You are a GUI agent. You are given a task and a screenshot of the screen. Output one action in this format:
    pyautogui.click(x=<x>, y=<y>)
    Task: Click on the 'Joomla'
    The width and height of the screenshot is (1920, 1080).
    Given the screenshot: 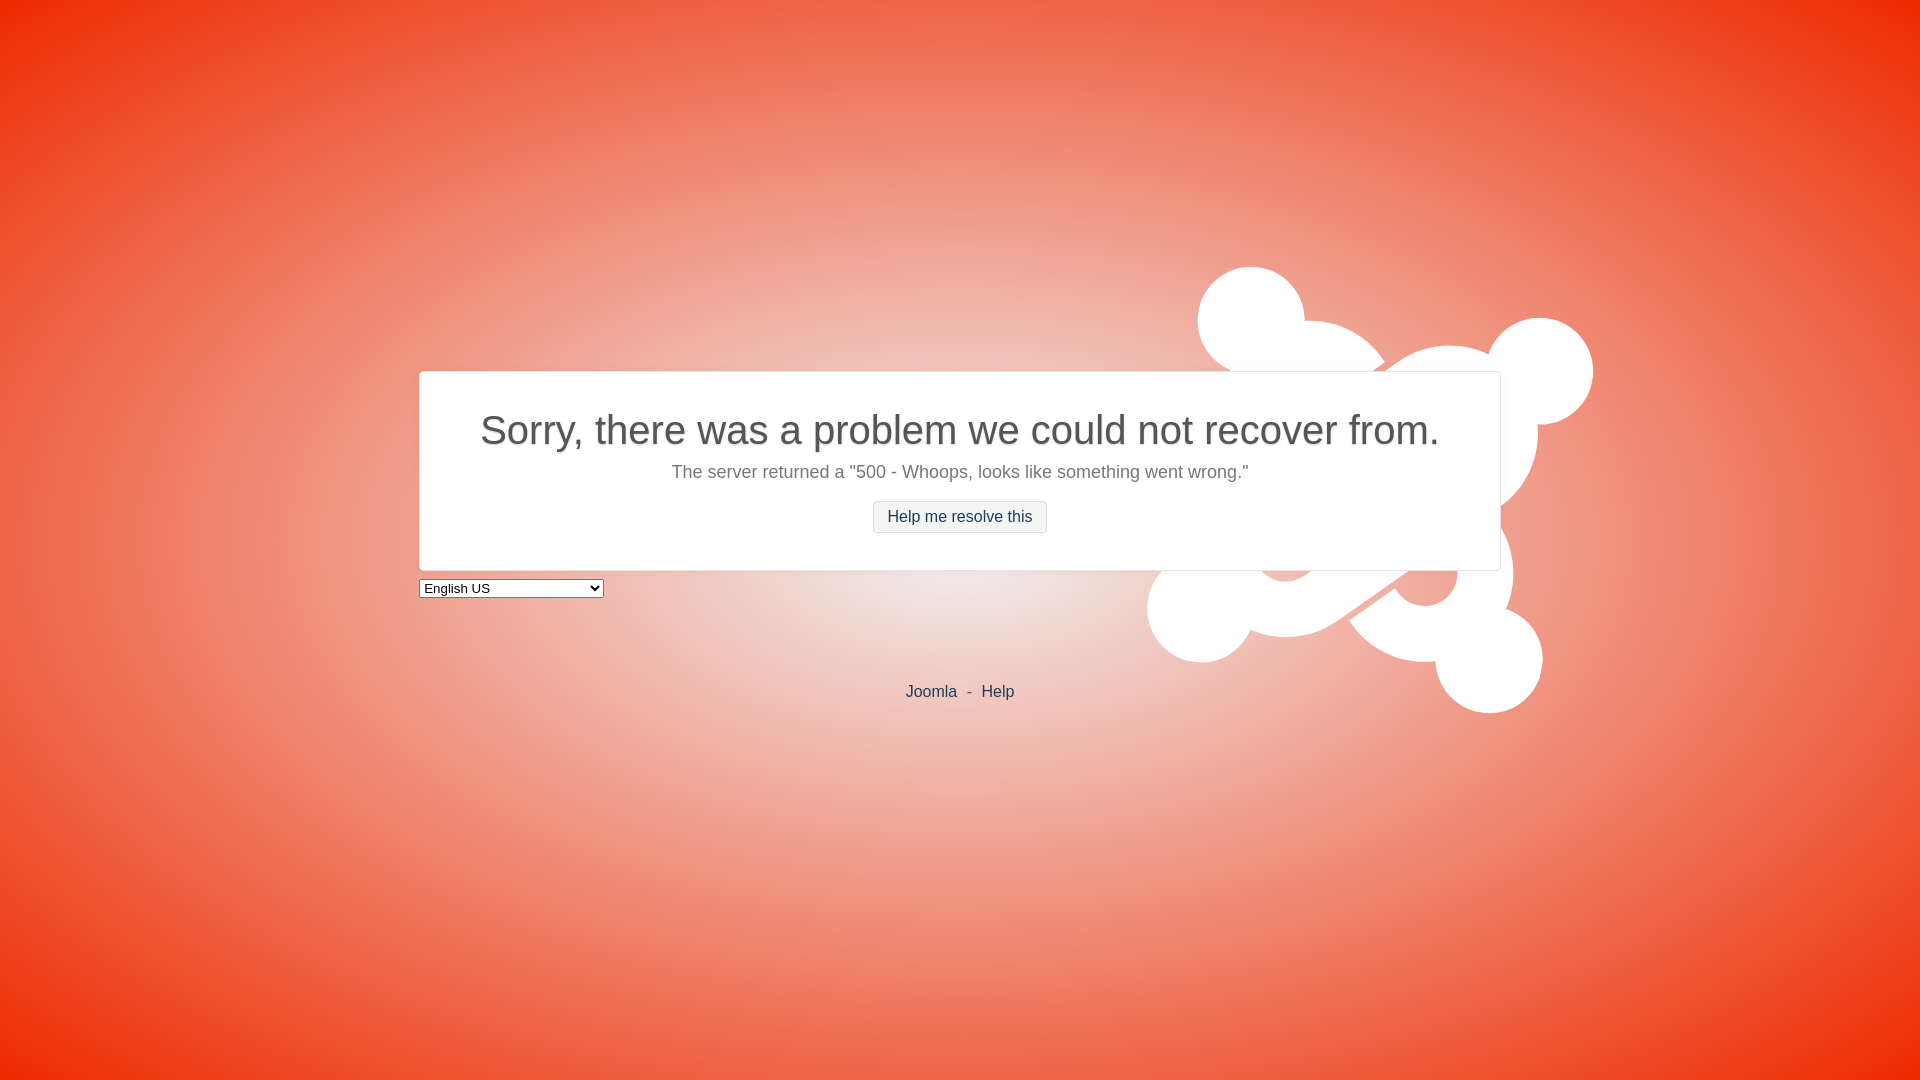 What is the action you would take?
    pyautogui.click(x=905, y=689)
    